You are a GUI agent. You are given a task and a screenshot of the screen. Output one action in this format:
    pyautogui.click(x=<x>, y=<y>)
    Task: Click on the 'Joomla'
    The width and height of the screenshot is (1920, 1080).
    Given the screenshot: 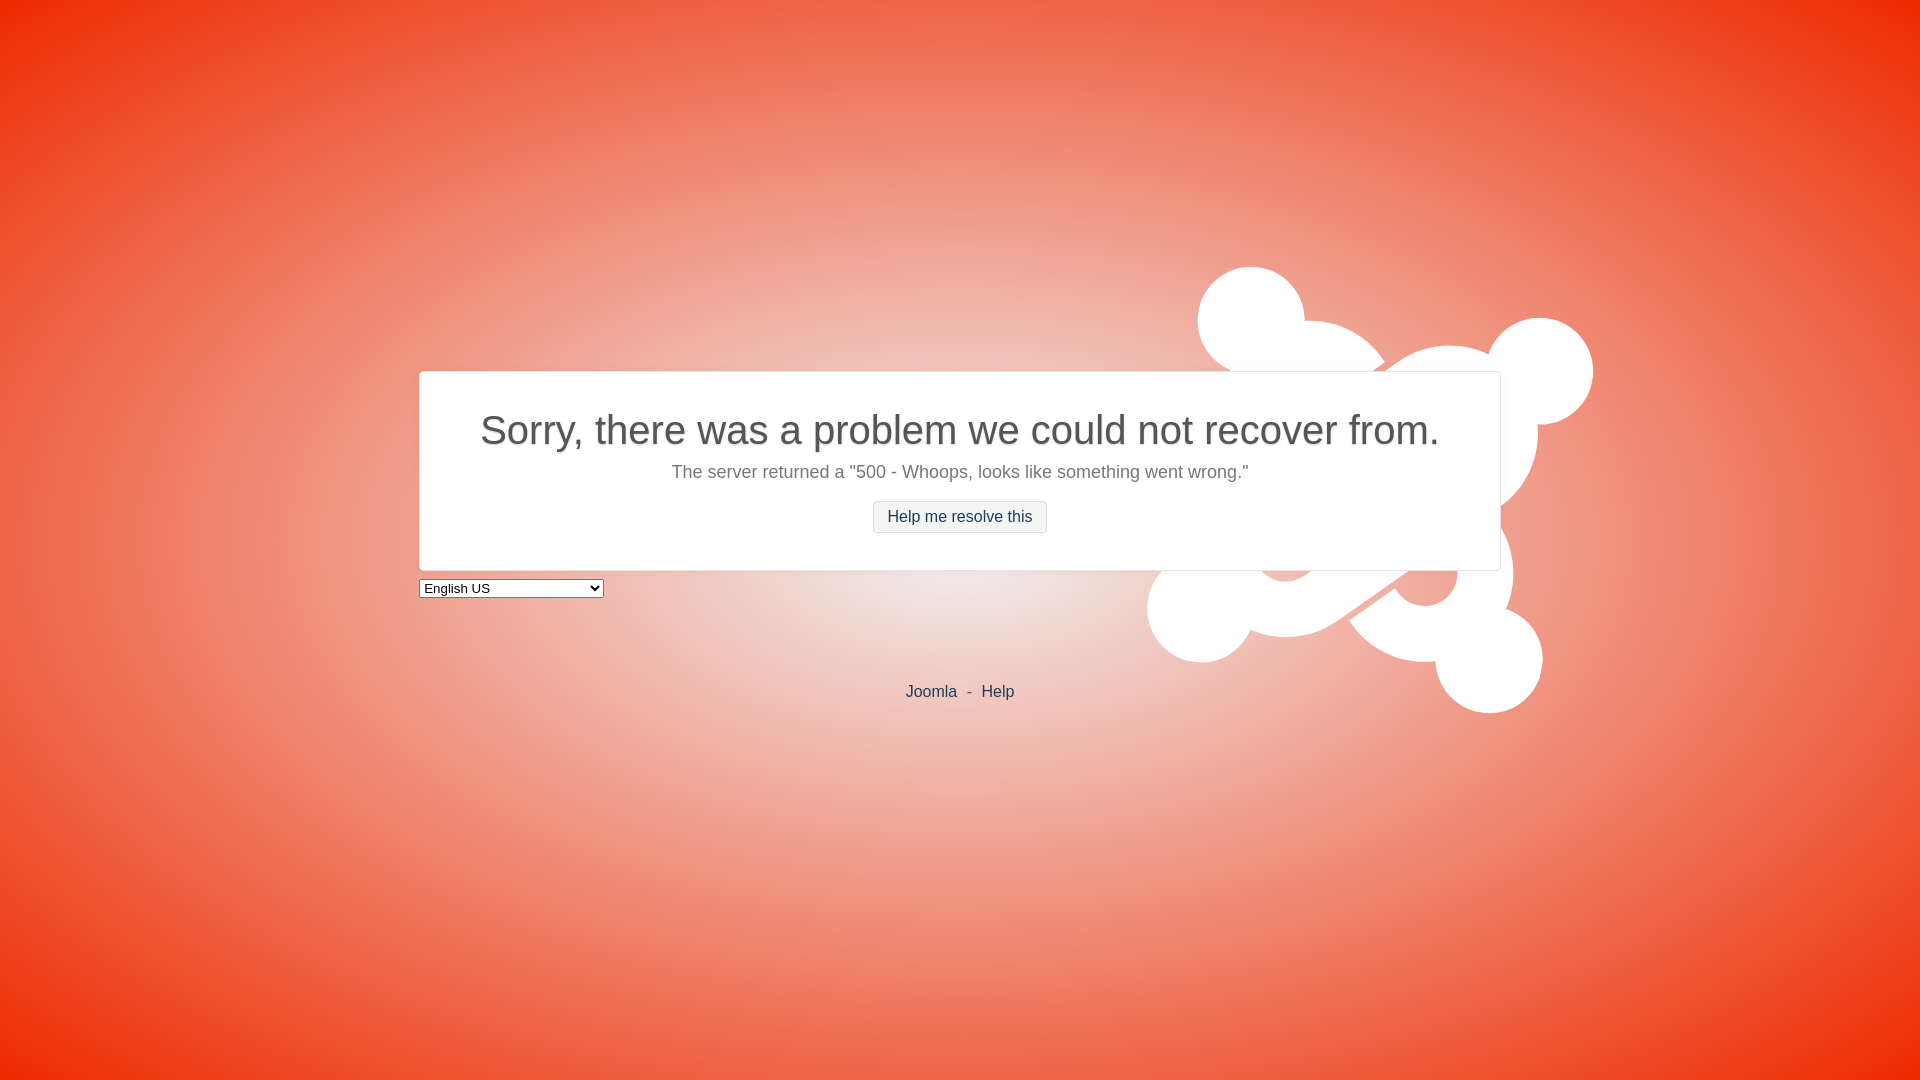 What is the action you would take?
    pyautogui.click(x=905, y=689)
    